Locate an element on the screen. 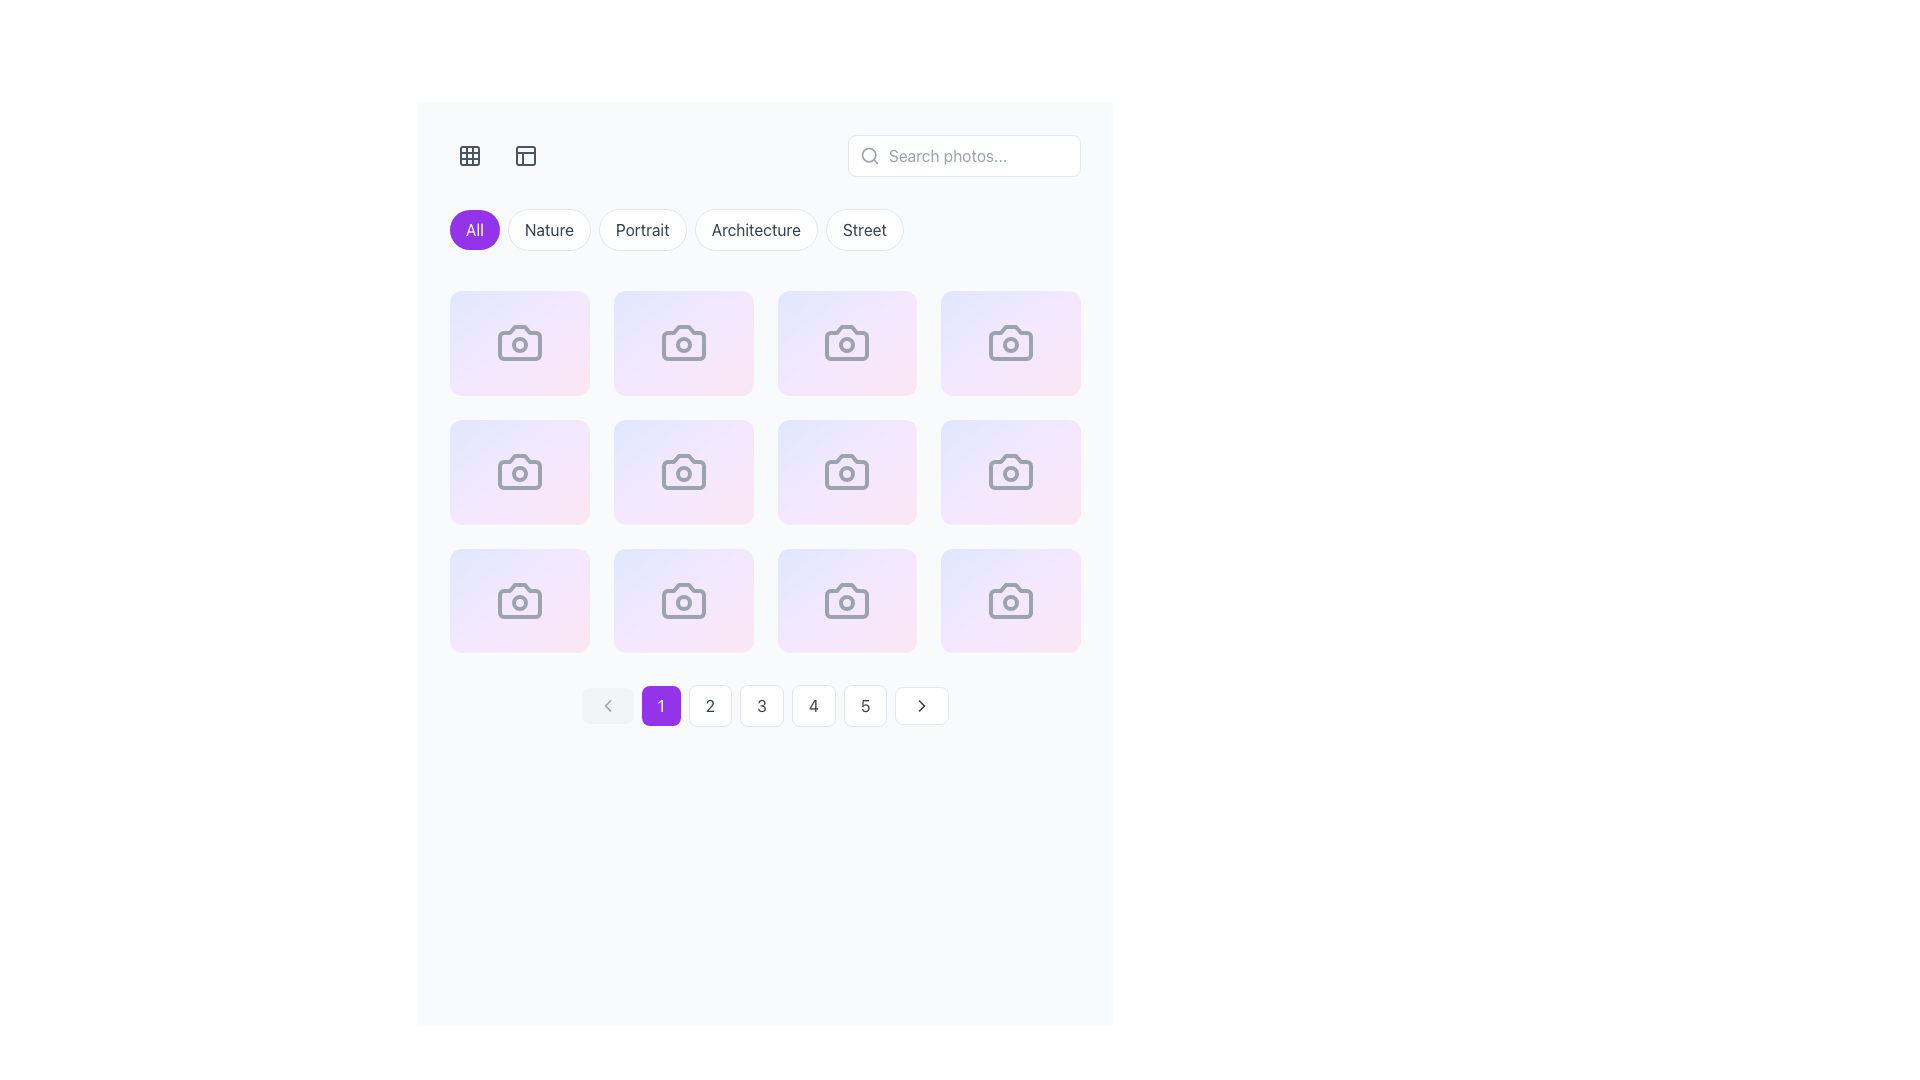  the second button in the pagination controls to observe the hover effect is located at coordinates (710, 705).